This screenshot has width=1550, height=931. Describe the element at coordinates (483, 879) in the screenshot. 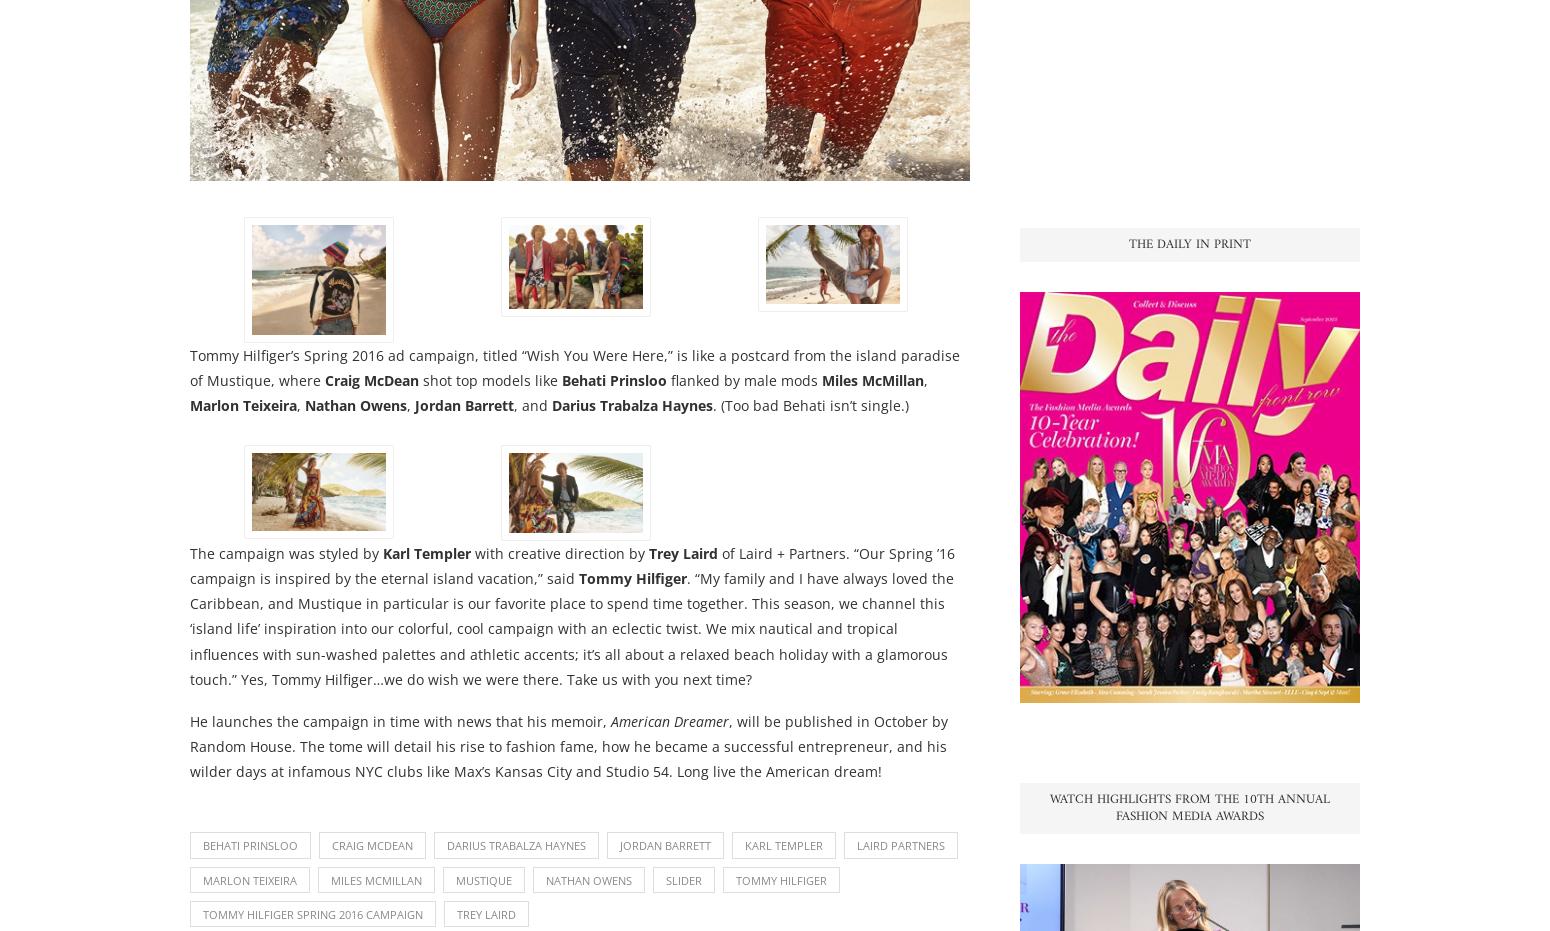

I see `'Mustique'` at that location.